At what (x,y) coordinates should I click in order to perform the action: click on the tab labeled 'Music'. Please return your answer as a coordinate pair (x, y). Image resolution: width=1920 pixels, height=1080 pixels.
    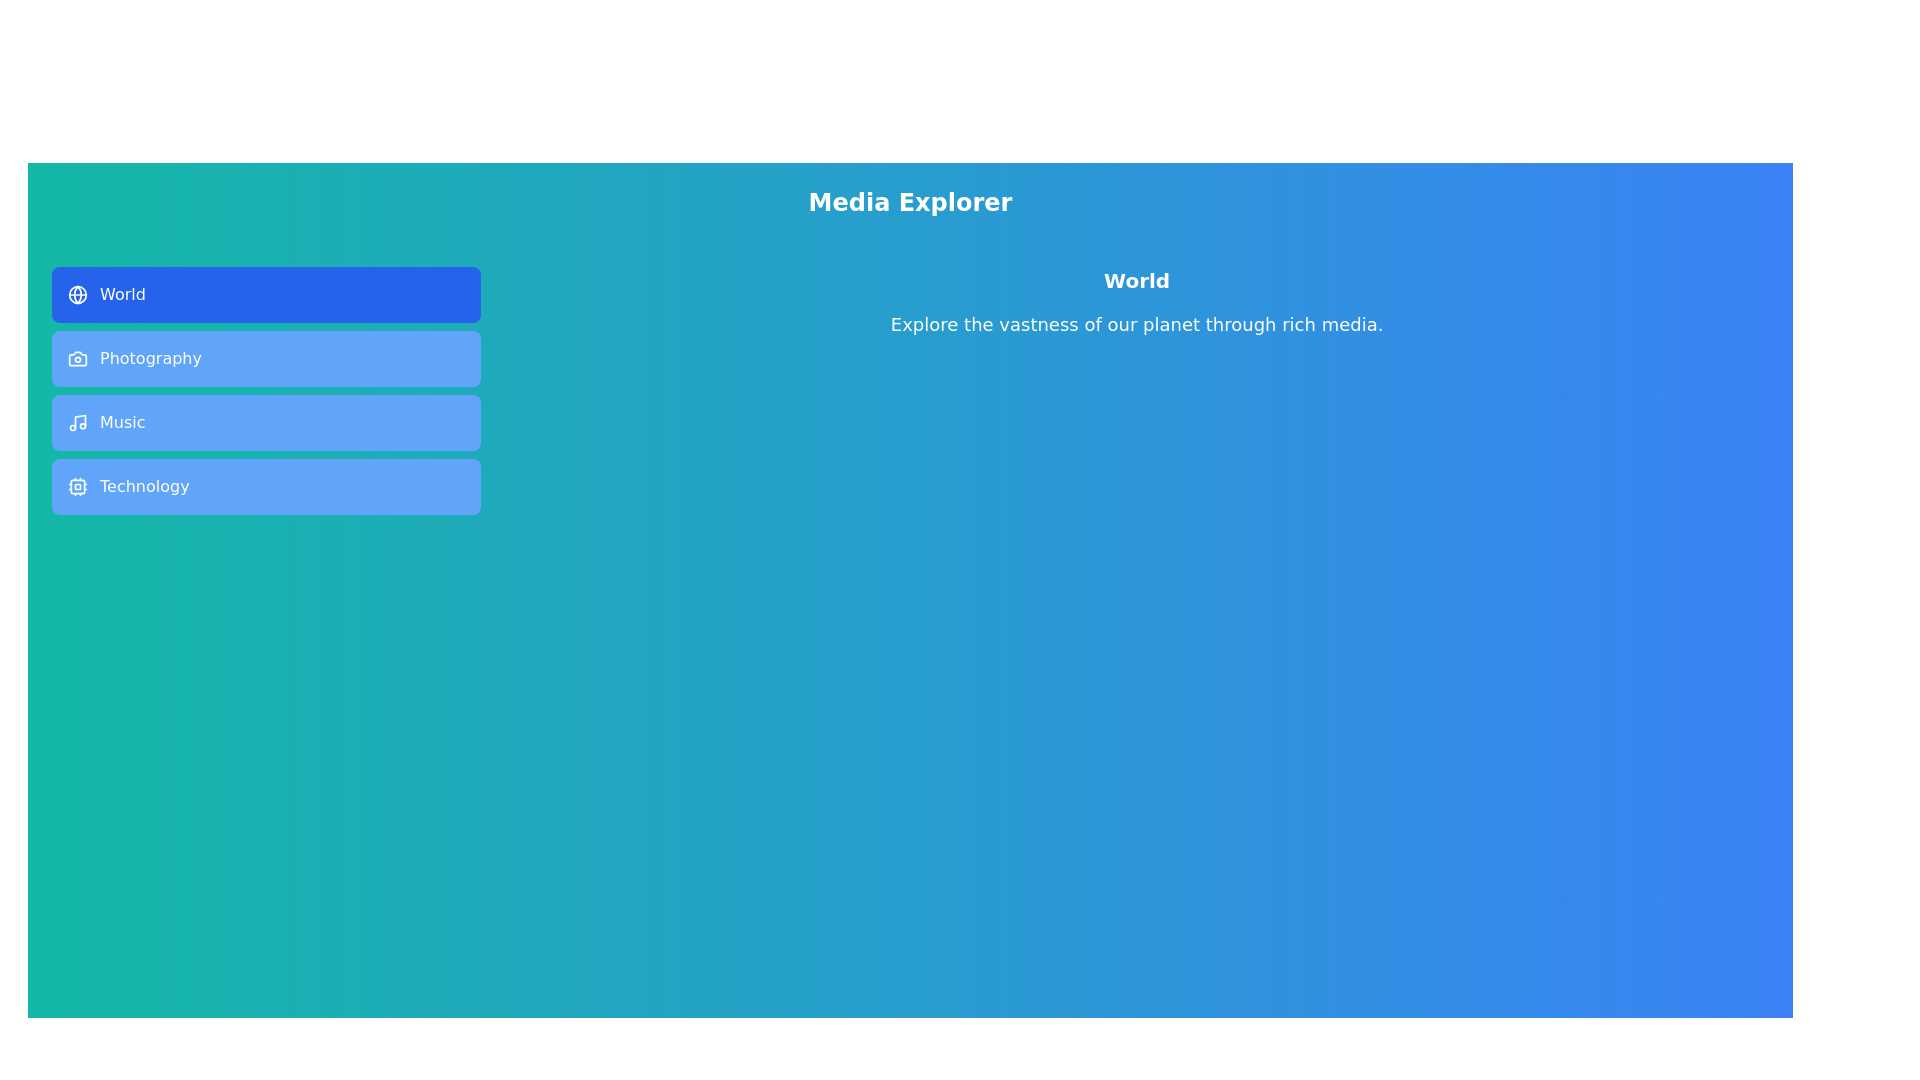
    Looking at the image, I should click on (265, 422).